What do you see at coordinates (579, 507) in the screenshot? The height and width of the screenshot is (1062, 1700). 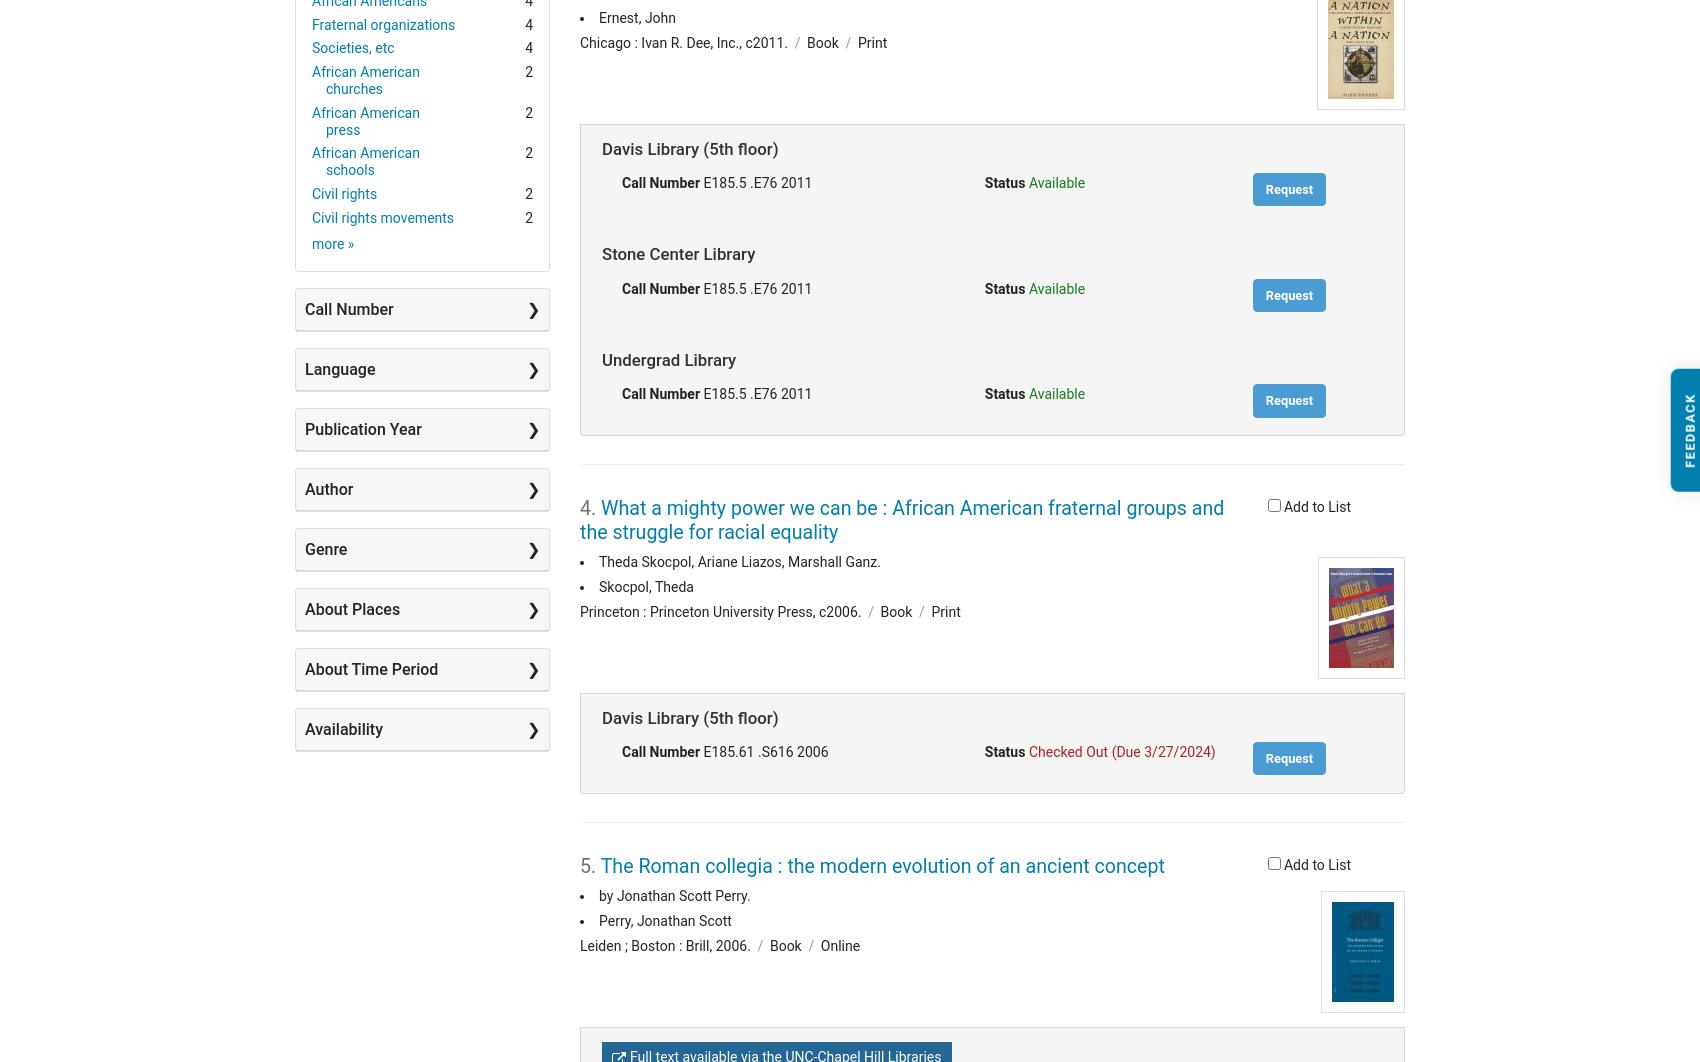 I see `'4.'` at bounding box center [579, 507].